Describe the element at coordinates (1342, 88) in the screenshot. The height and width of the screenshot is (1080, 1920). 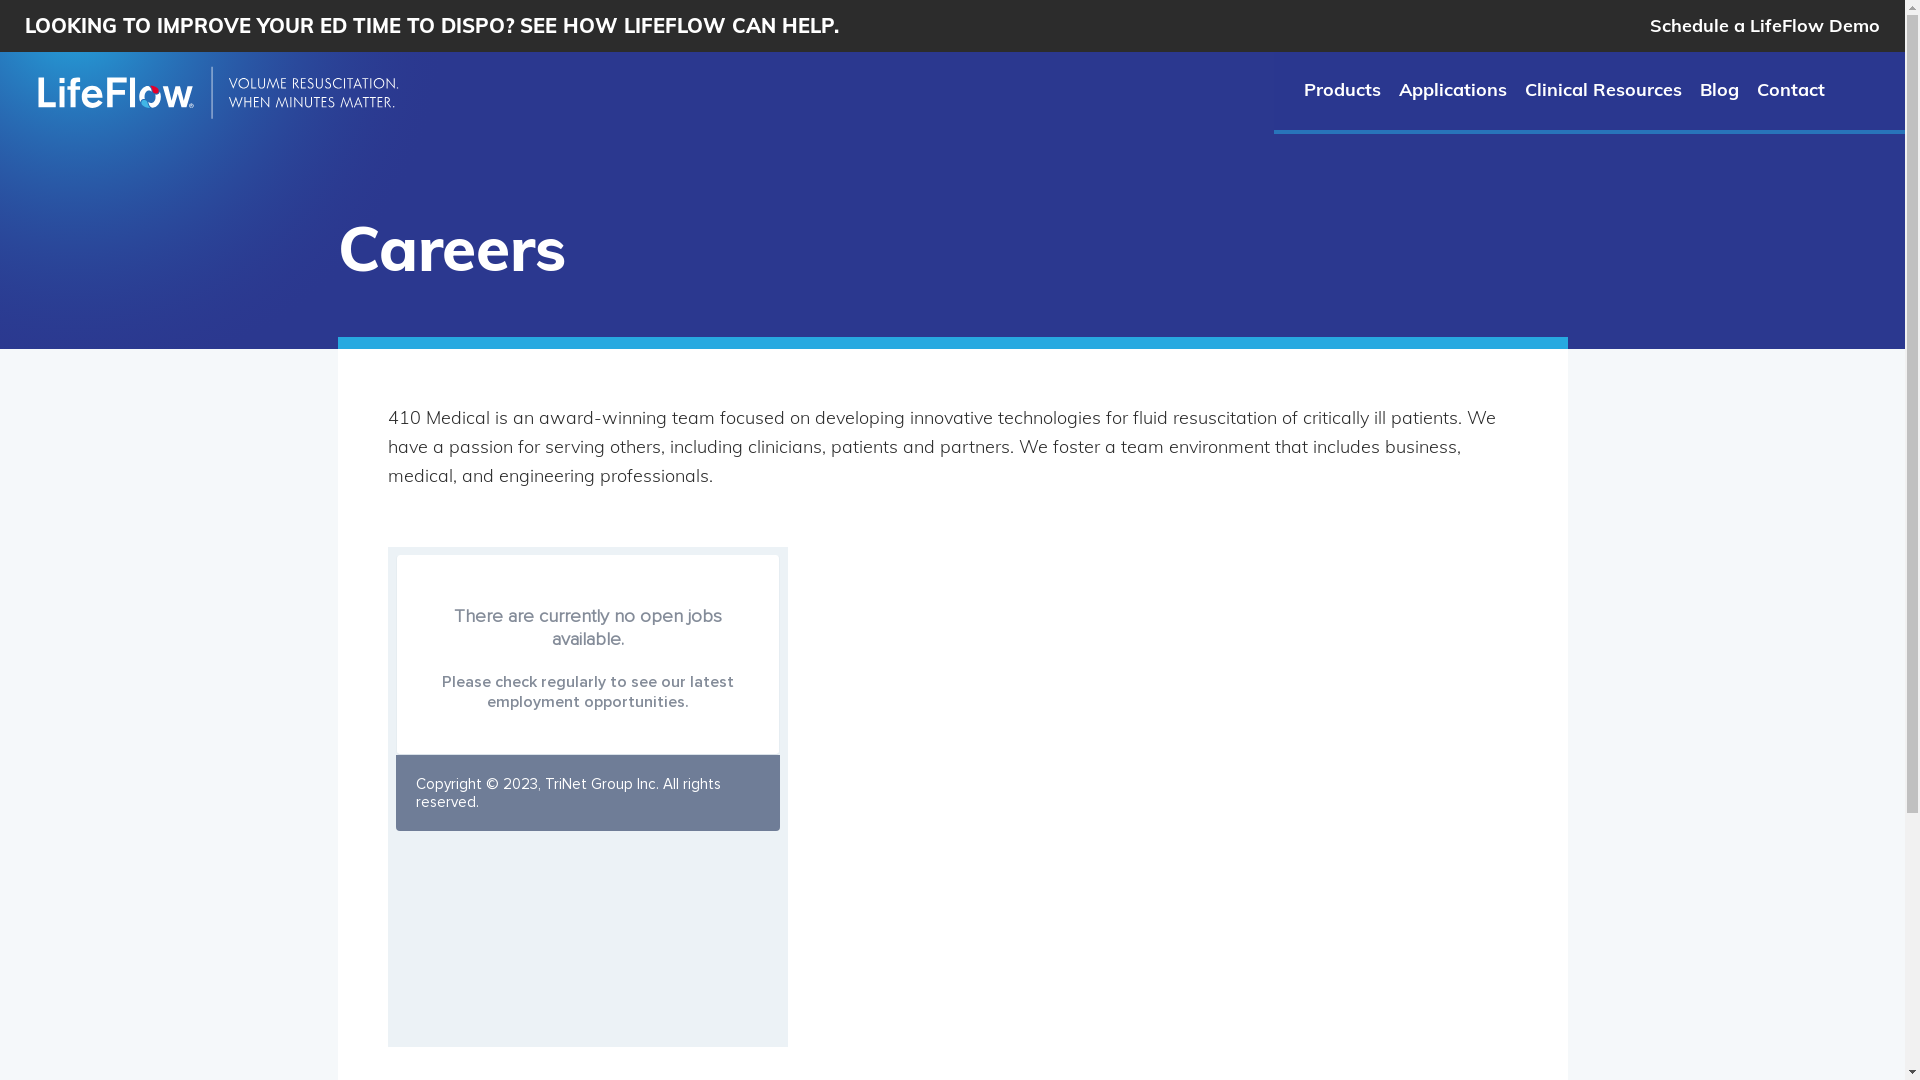
I see `'Products'` at that location.